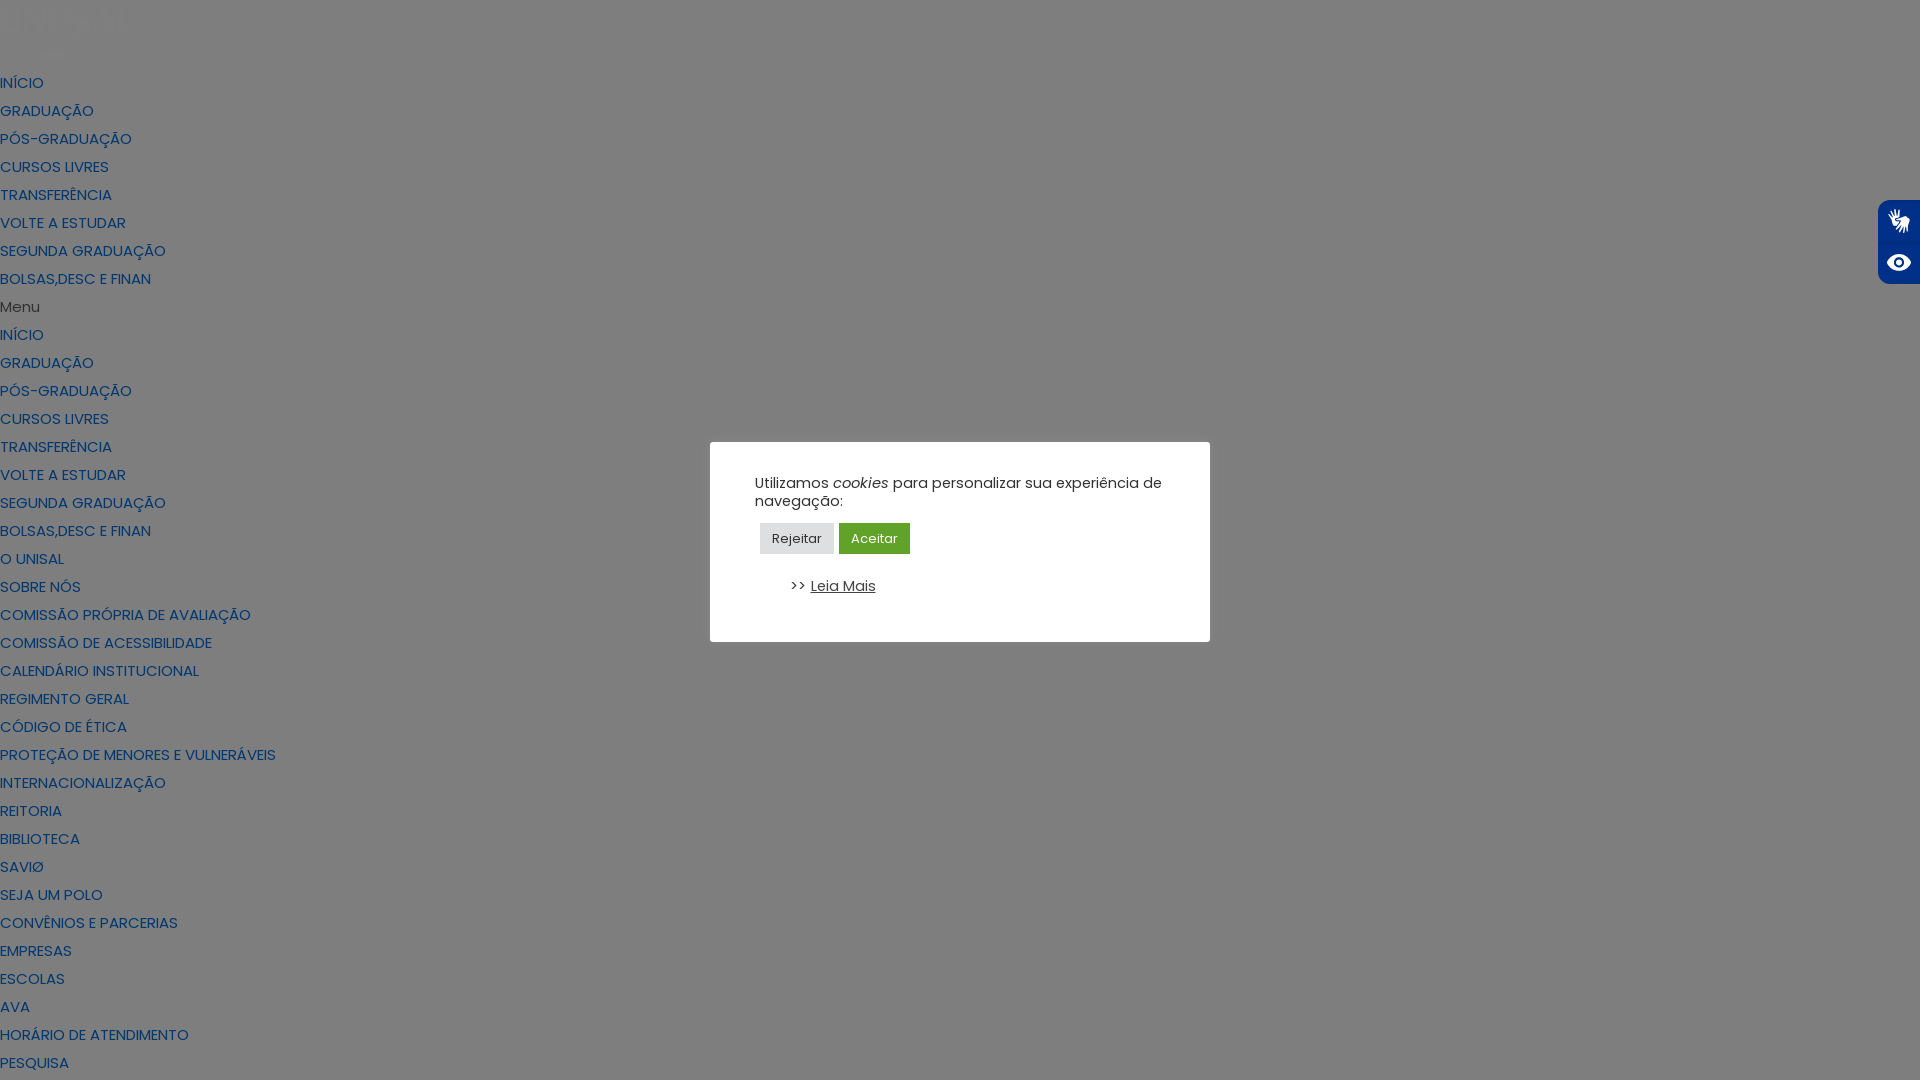 The image size is (1920, 1080). What do you see at coordinates (795, 537) in the screenshot?
I see `'Rejeitar'` at bounding box center [795, 537].